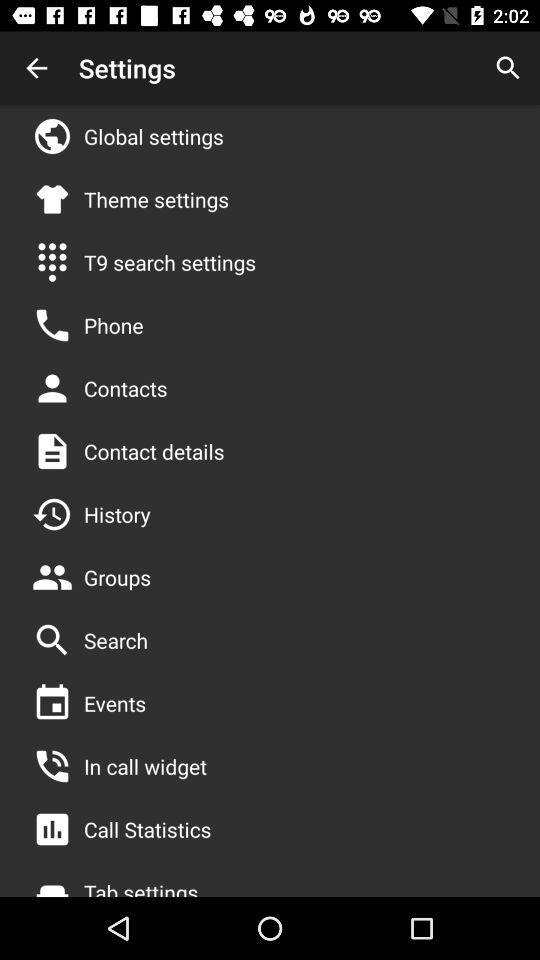 This screenshot has height=960, width=540. I want to click on groups item, so click(117, 577).